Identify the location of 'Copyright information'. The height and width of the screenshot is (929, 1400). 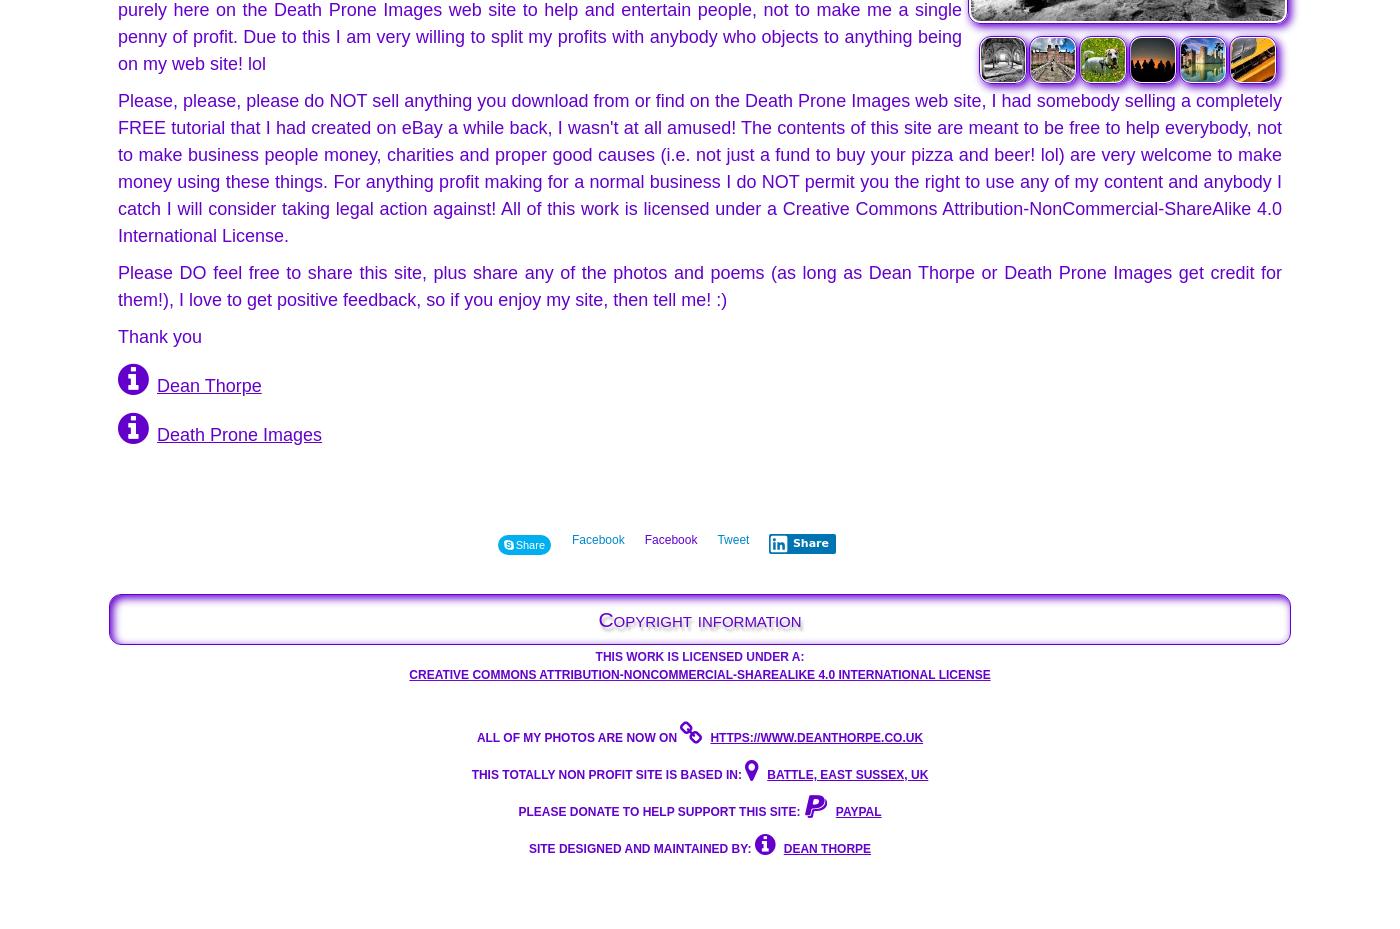
(699, 617).